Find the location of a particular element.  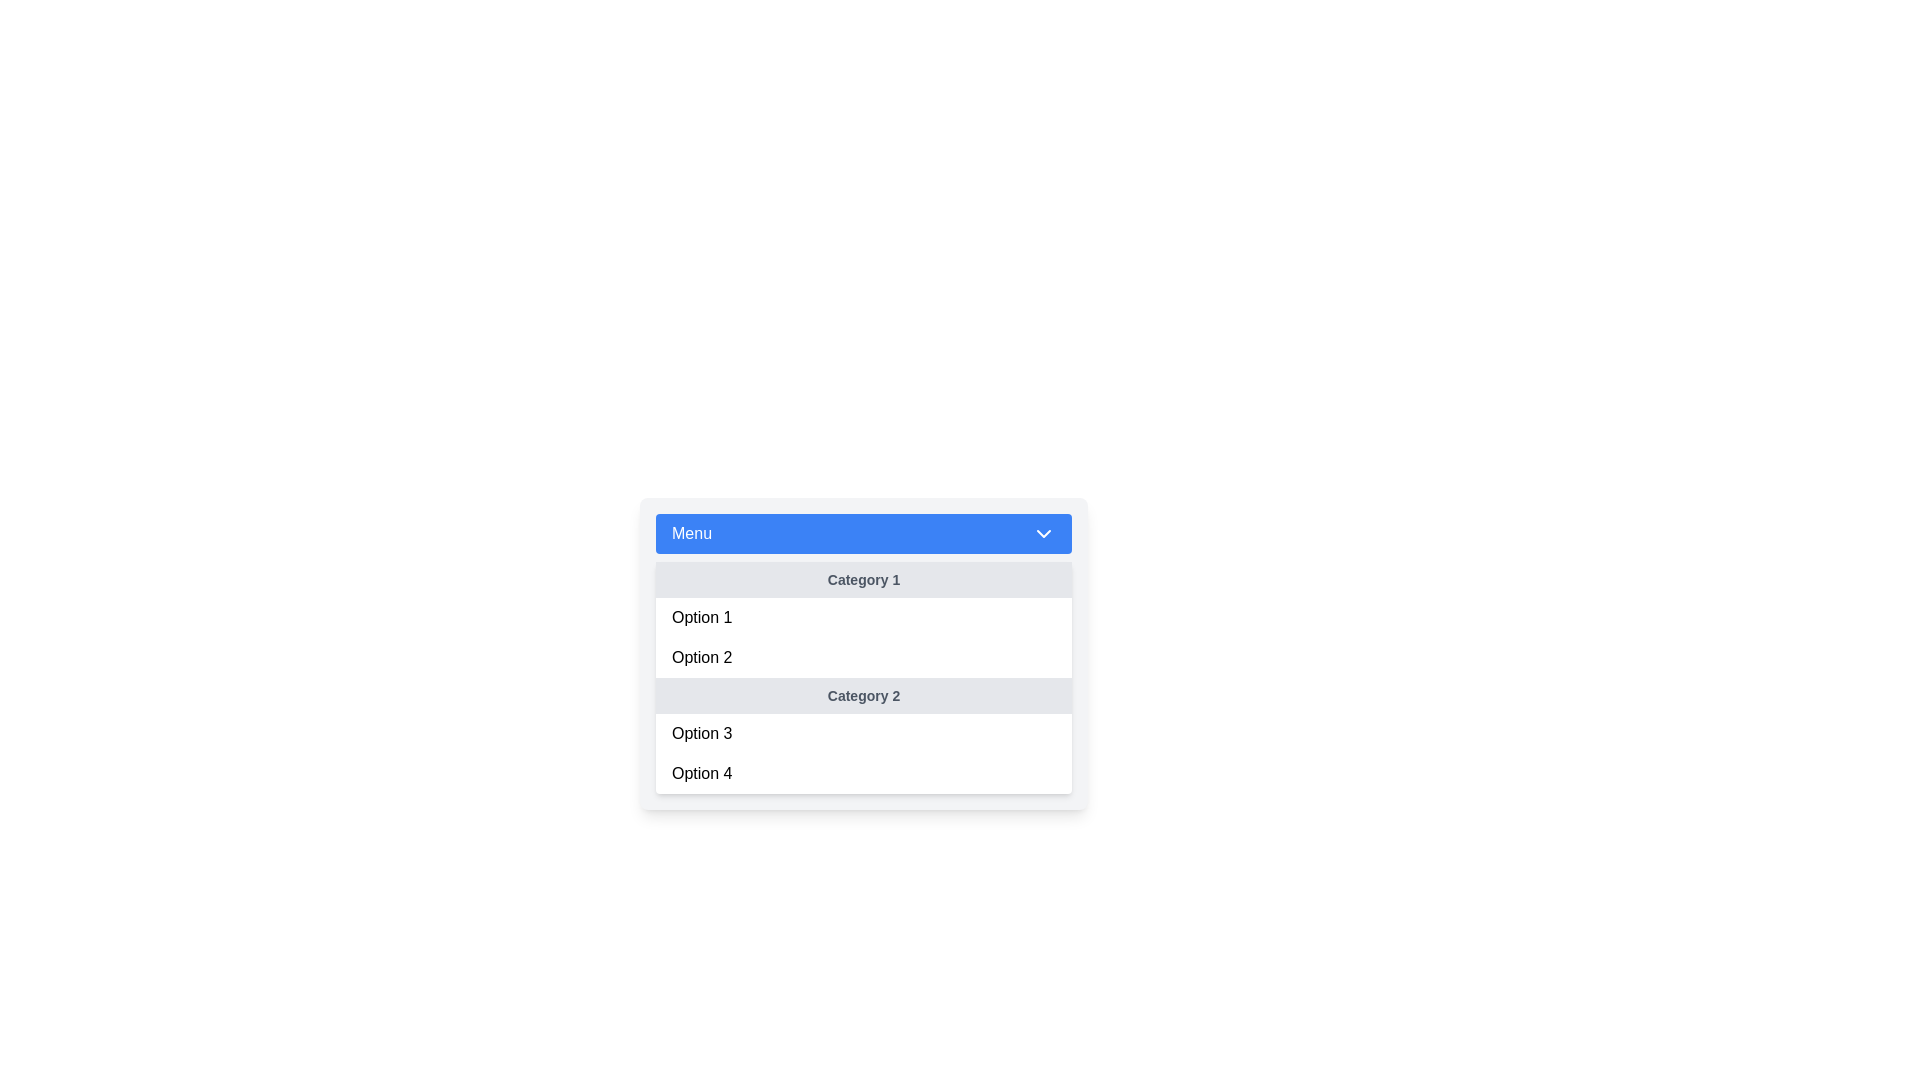

the blue horizontal button labeled 'Menu' located at the top of the options box is located at coordinates (864, 532).